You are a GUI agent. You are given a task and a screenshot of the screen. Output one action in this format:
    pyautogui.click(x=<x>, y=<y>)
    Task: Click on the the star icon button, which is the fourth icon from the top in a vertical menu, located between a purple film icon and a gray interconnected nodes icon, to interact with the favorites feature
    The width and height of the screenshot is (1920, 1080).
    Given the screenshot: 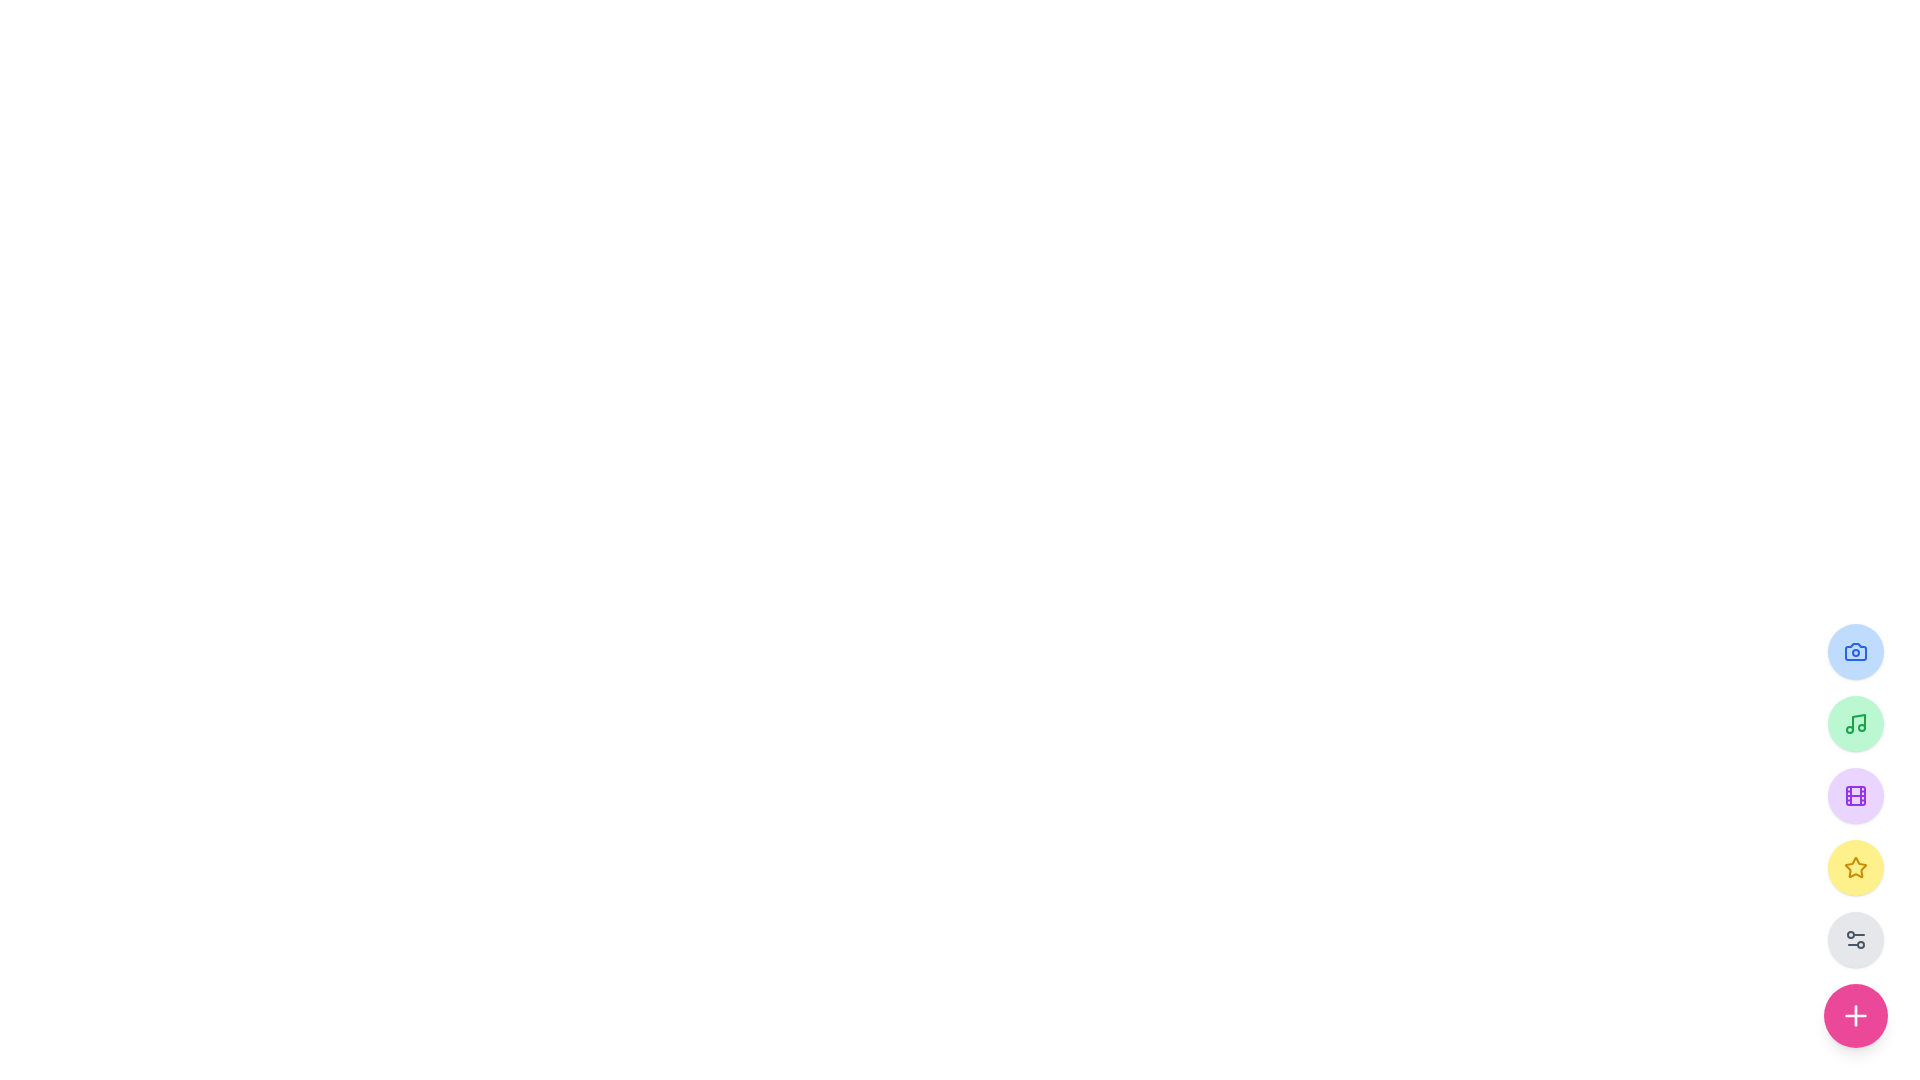 What is the action you would take?
    pyautogui.click(x=1855, y=866)
    